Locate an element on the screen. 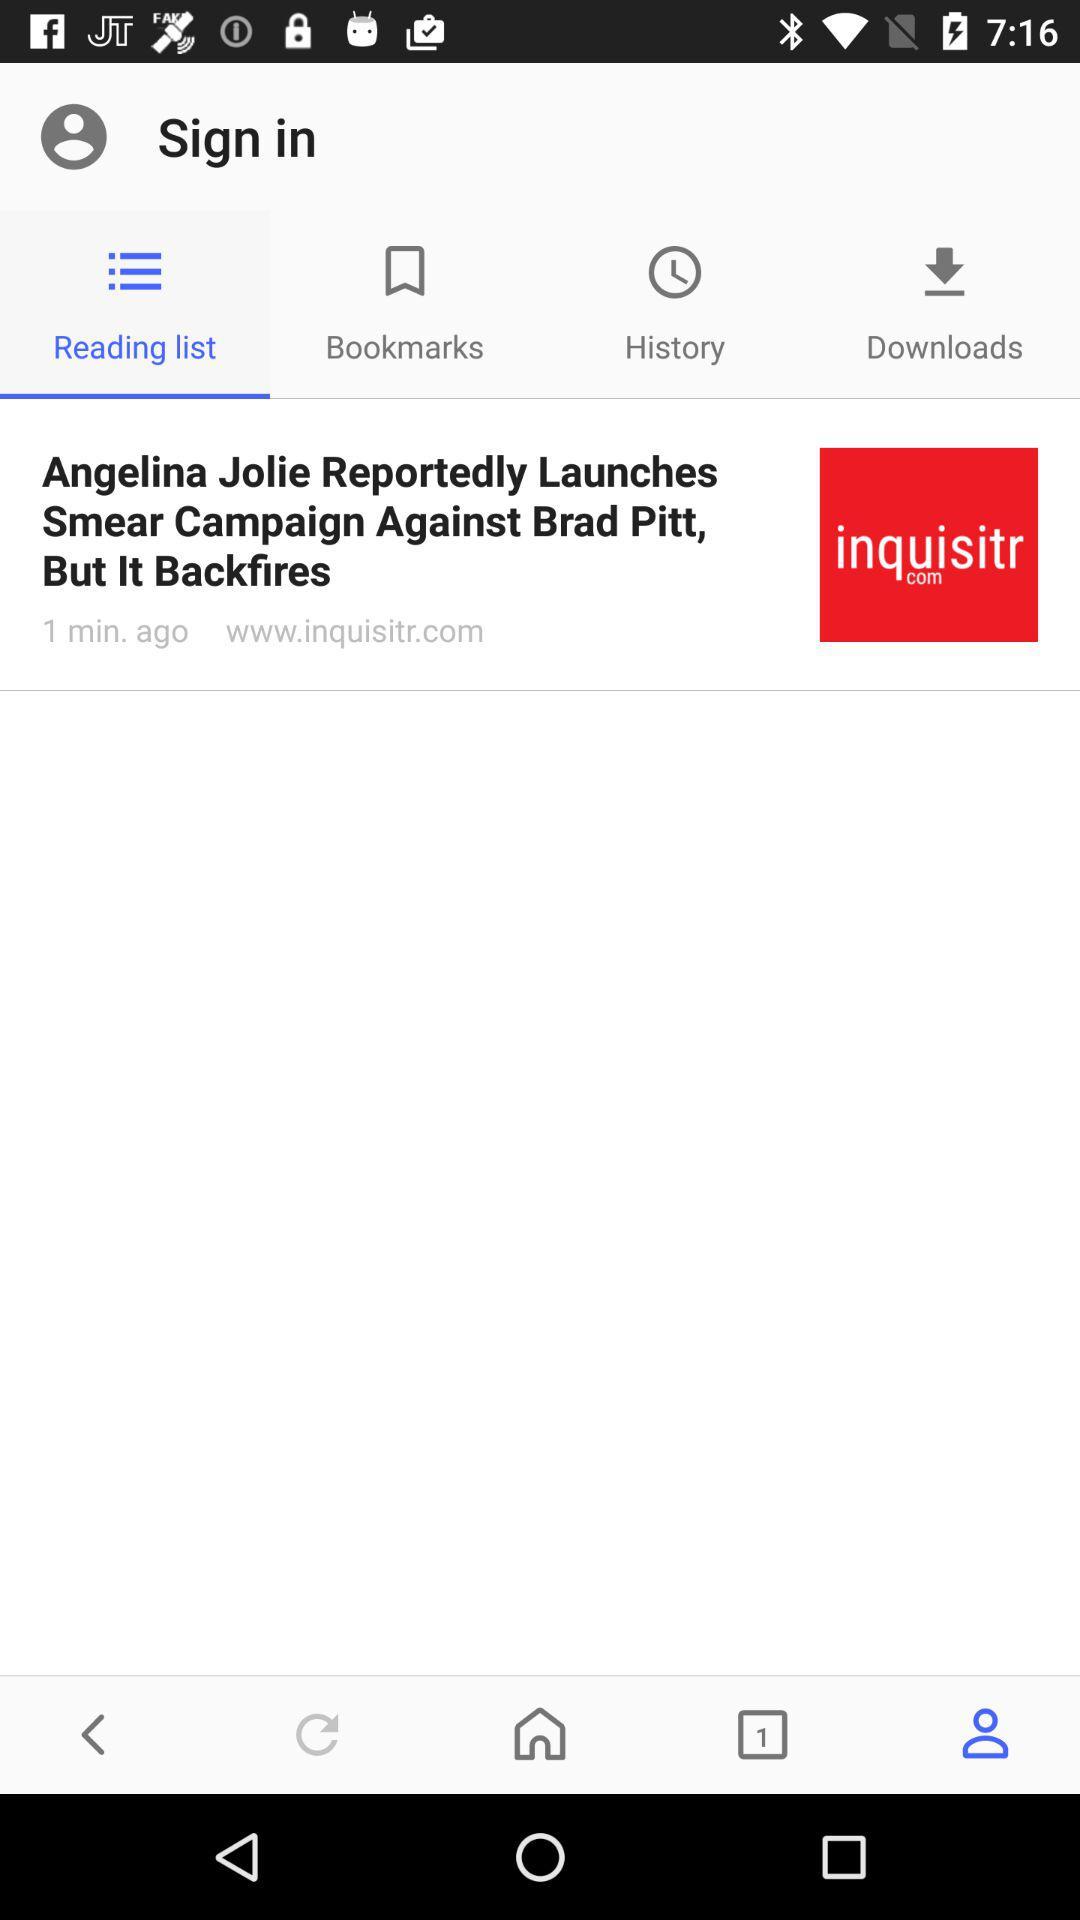 This screenshot has height=1920, width=1080. the item next to sign in is located at coordinates (72, 135).